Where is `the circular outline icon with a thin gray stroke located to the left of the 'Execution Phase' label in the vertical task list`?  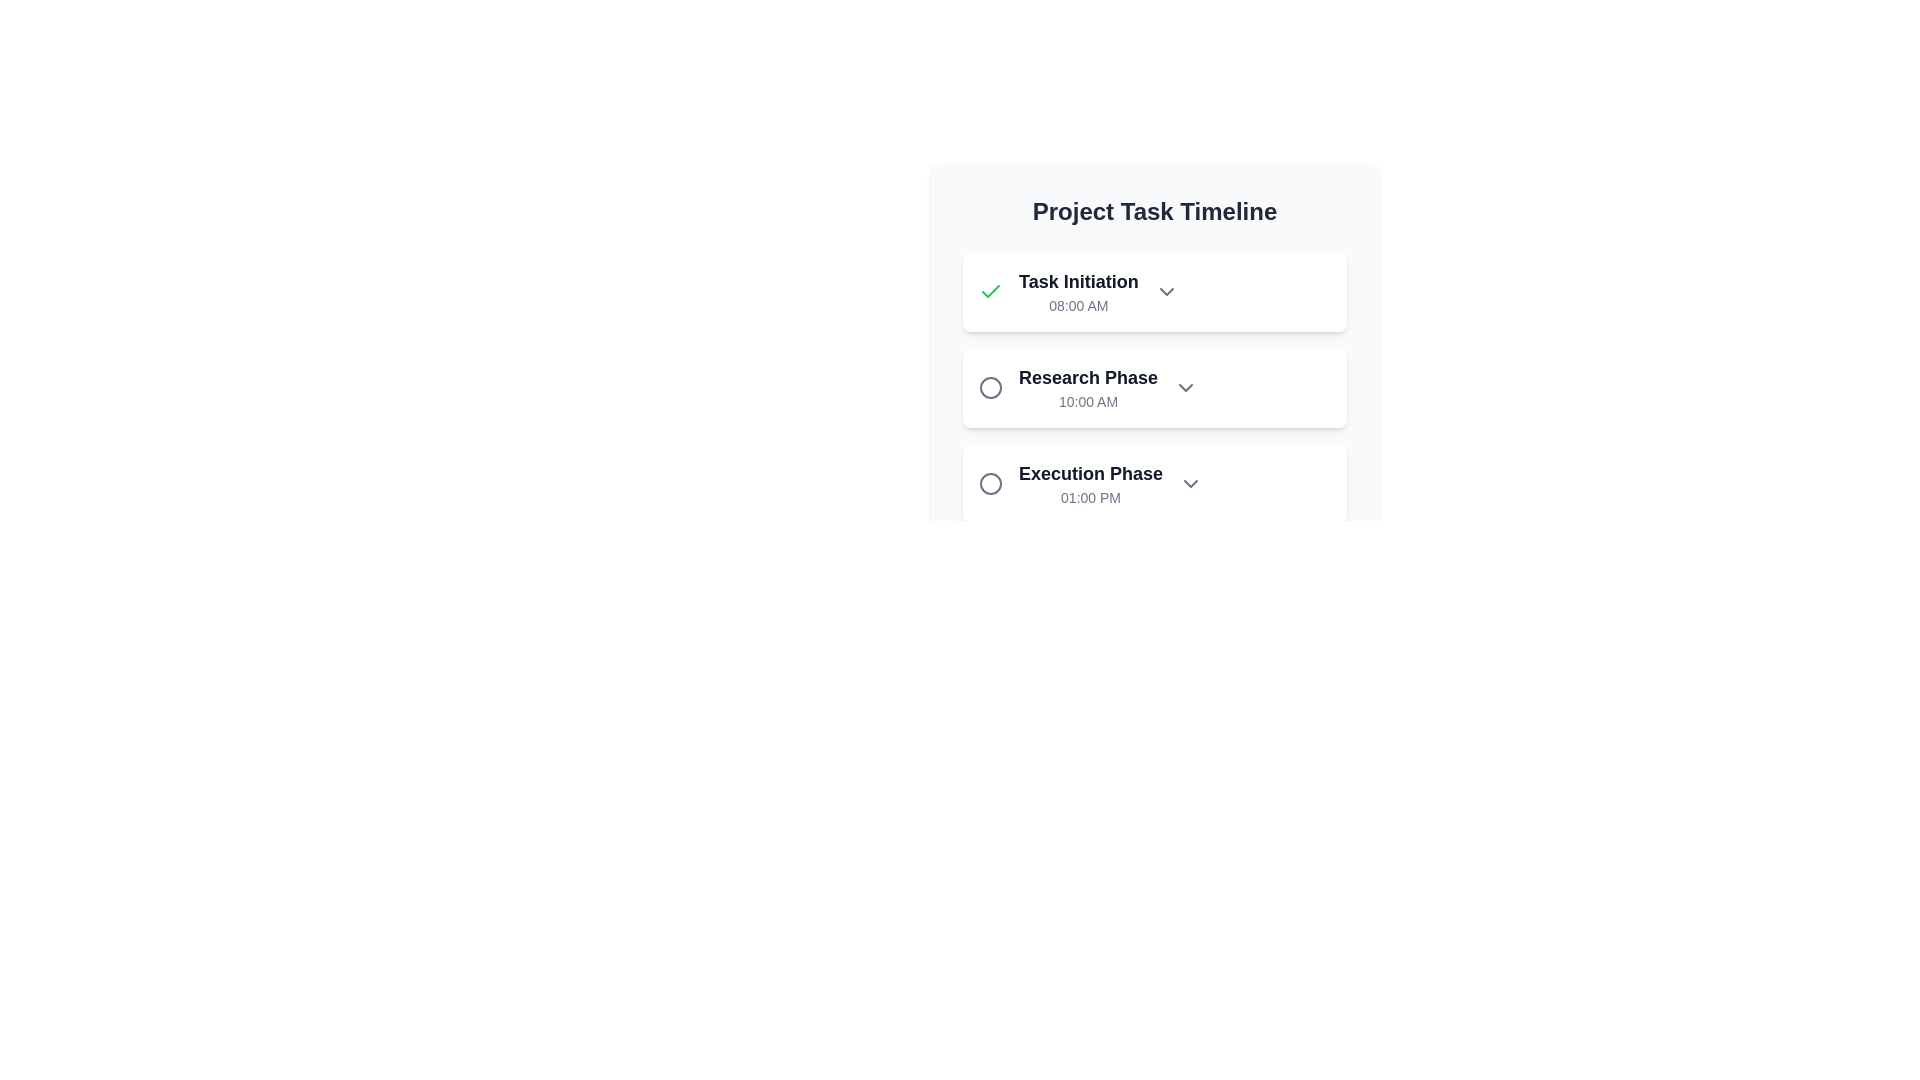 the circular outline icon with a thin gray stroke located to the left of the 'Execution Phase' label in the vertical task list is located at coordinates (990, 388).